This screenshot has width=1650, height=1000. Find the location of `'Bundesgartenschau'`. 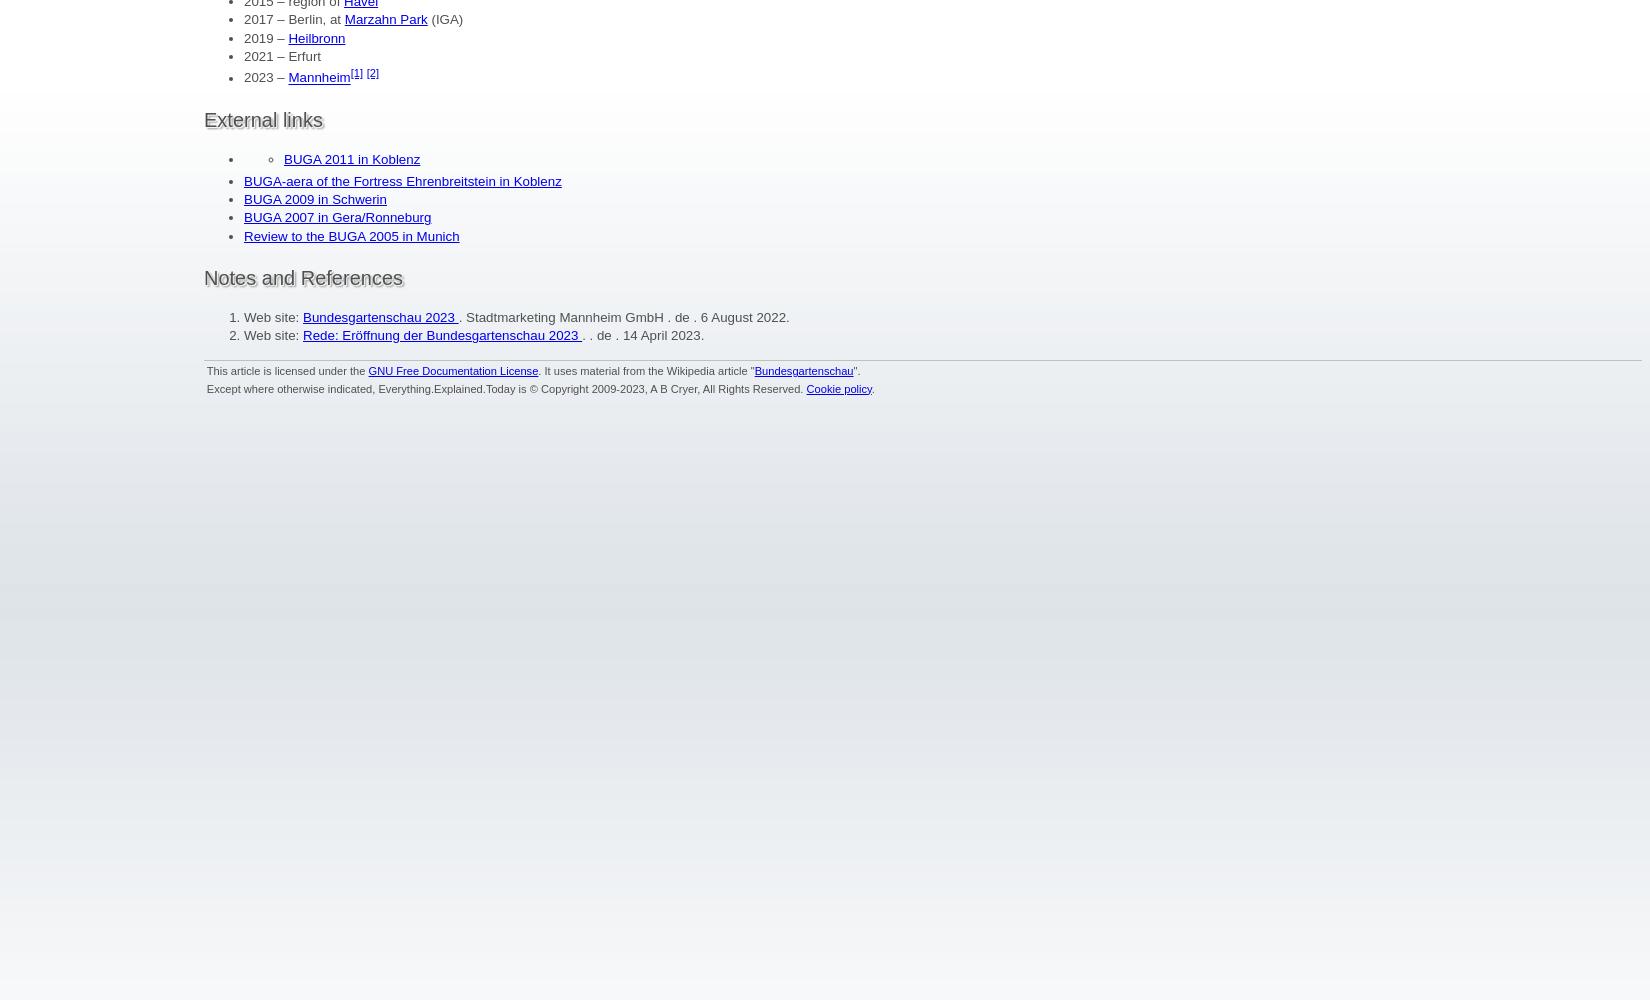

'Bundesgartenschau' is located at coordinates (753, 370).